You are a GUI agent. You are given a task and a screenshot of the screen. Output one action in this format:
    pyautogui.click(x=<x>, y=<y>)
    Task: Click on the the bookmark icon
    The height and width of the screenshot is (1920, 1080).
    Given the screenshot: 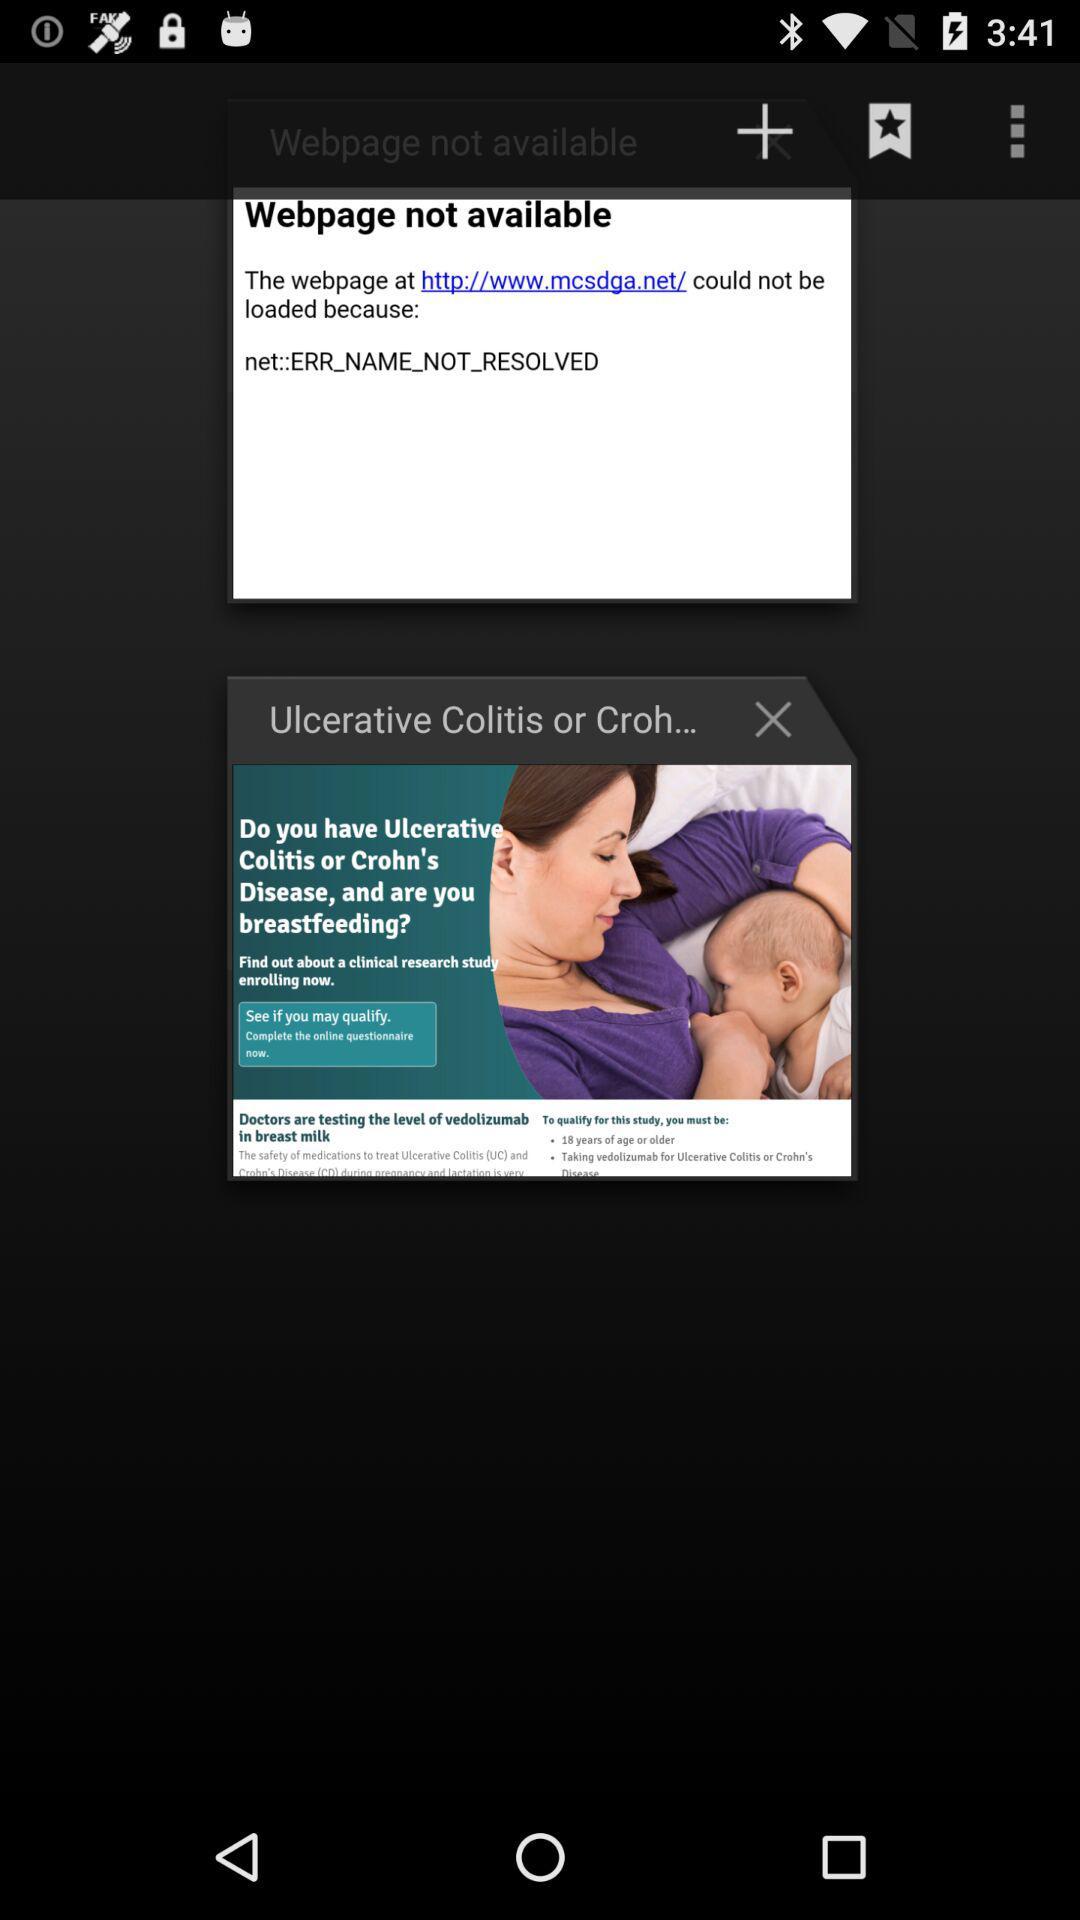 What is the action you would take?
    pyautogui.click(x=890, y=139)
    